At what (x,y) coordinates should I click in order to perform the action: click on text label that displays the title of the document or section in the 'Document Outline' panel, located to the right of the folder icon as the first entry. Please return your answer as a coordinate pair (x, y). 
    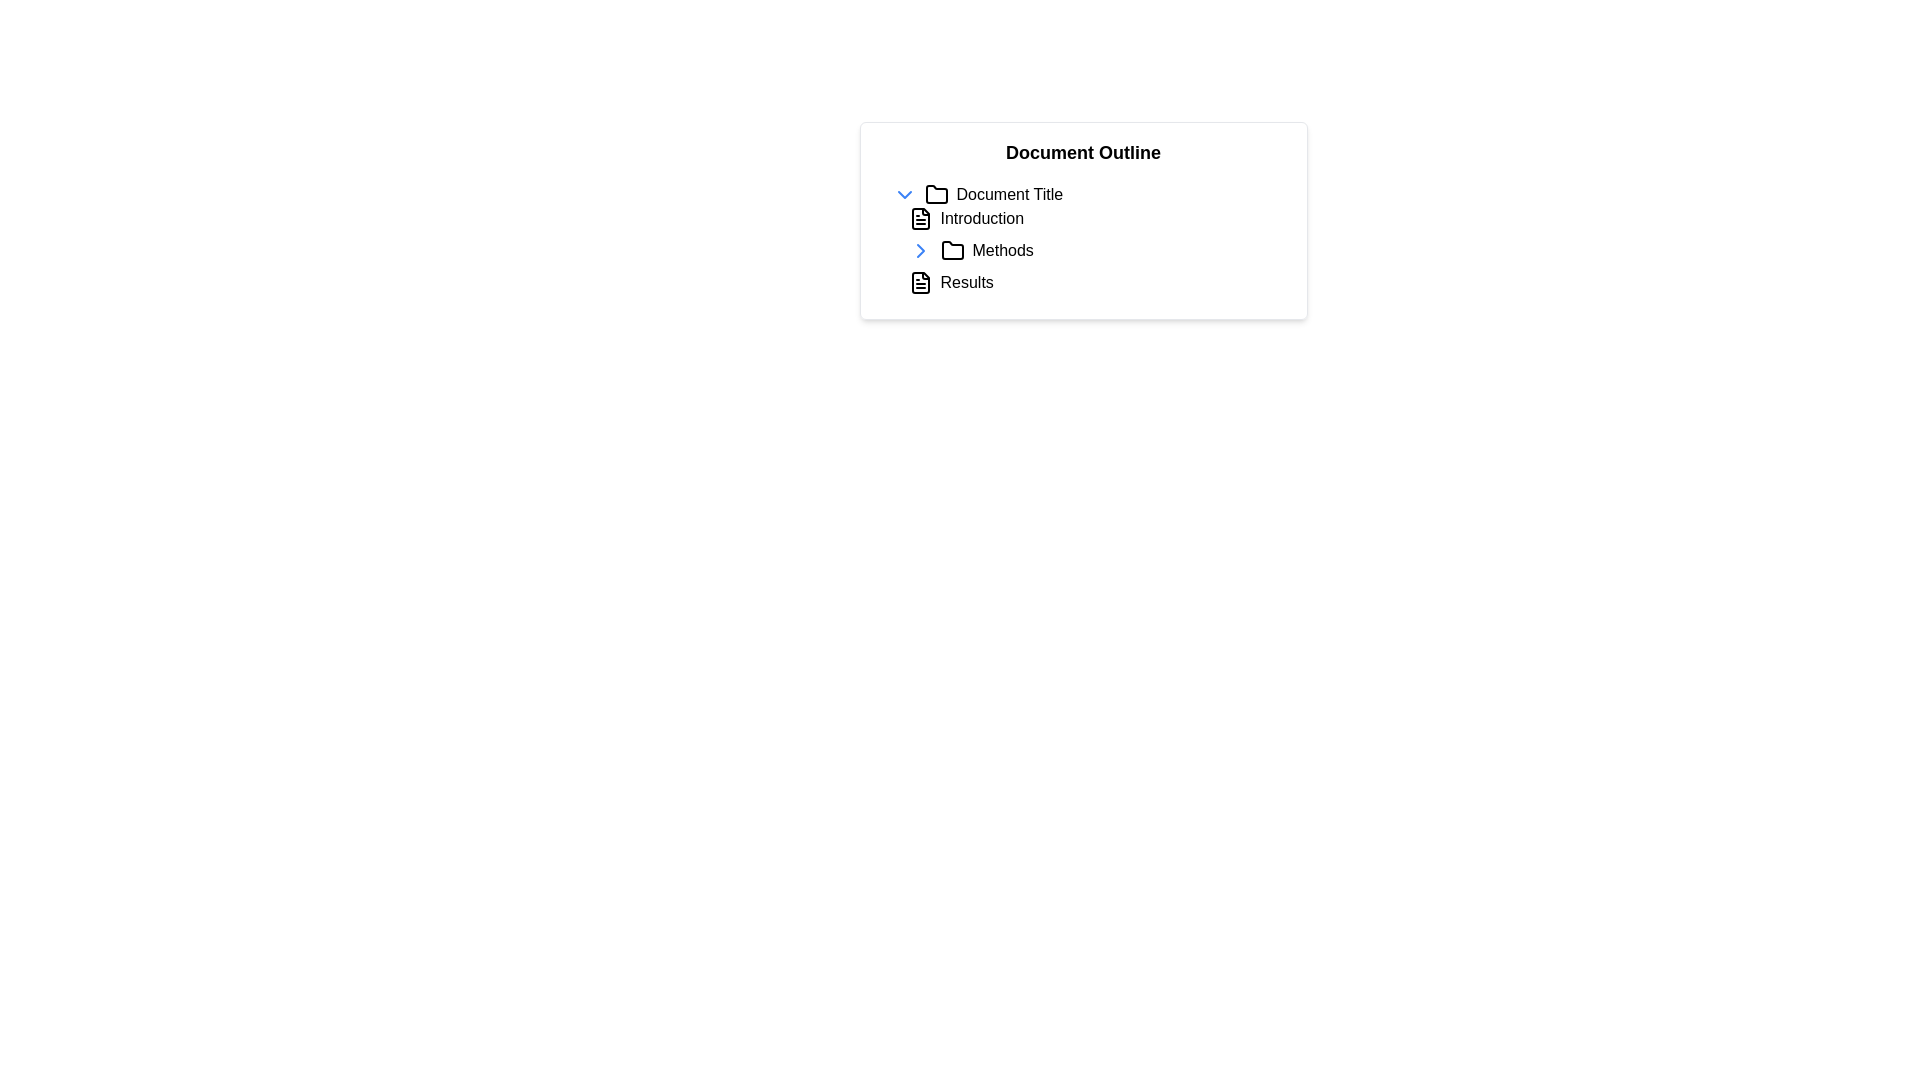
    Looking at the image, I should click on (1009, 195).